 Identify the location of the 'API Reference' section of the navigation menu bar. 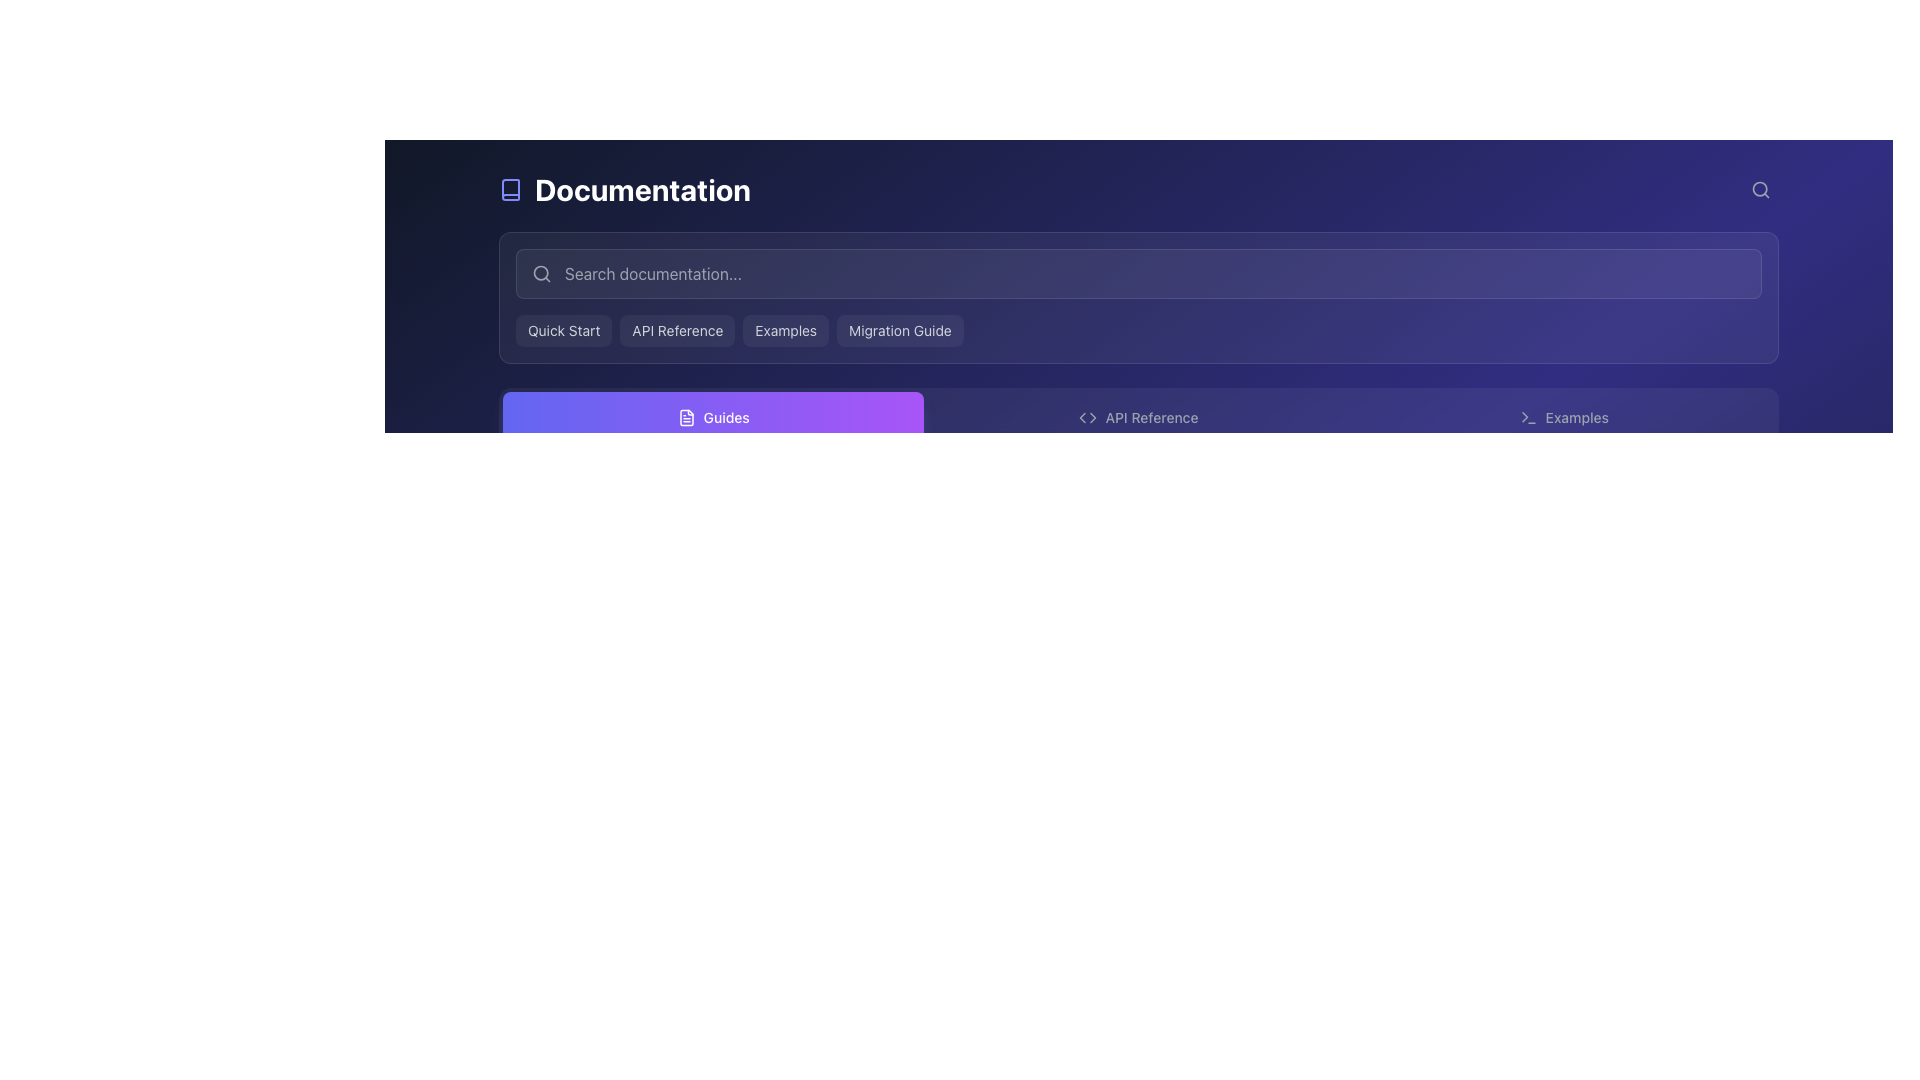
(1138, 416).